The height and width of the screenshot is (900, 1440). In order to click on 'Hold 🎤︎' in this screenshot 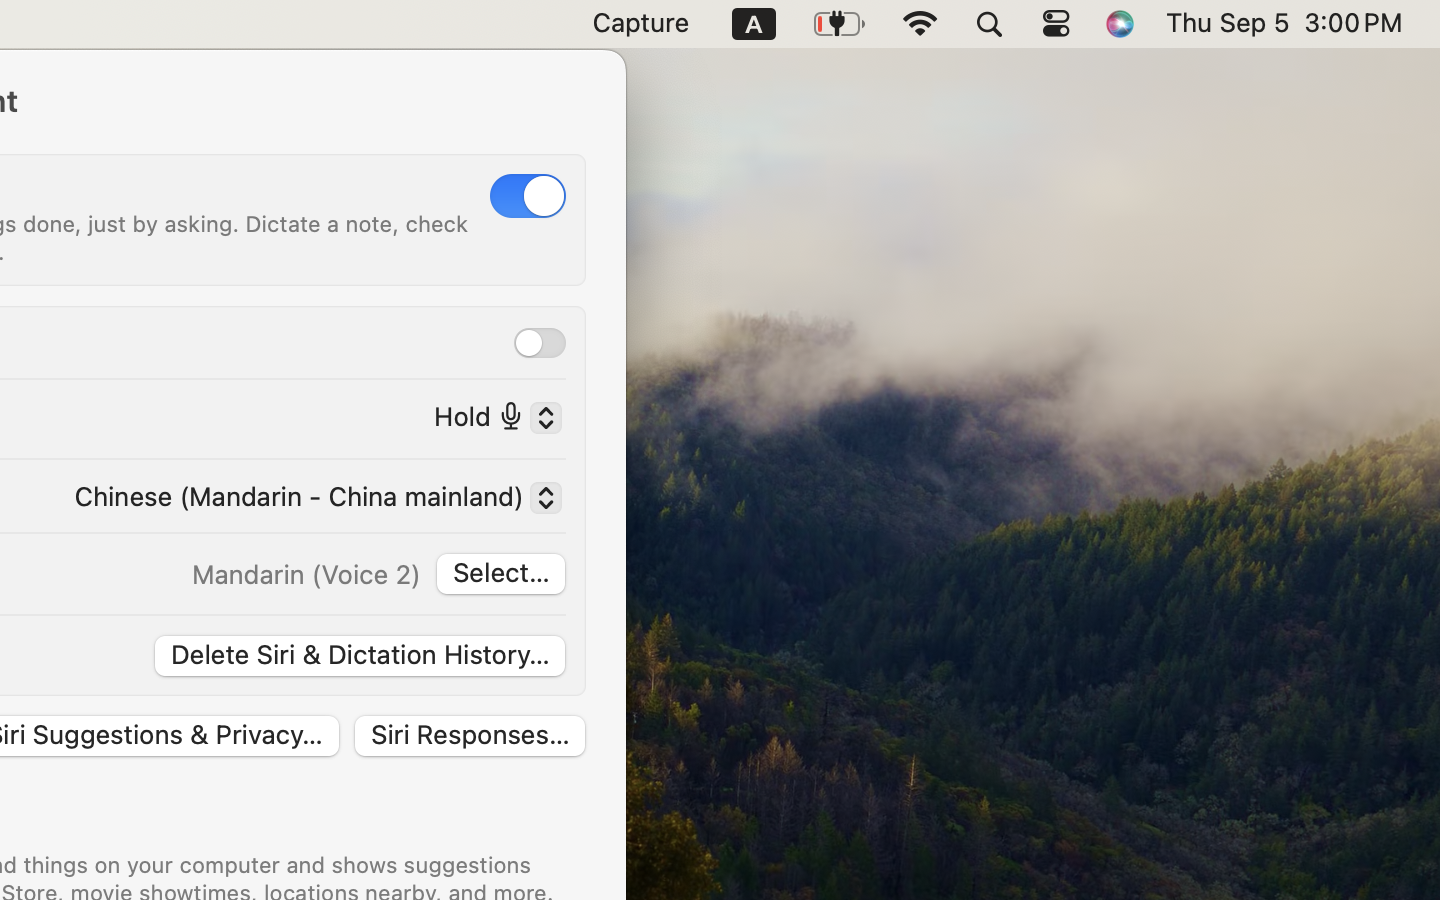, I will do `click(489, 421)`.